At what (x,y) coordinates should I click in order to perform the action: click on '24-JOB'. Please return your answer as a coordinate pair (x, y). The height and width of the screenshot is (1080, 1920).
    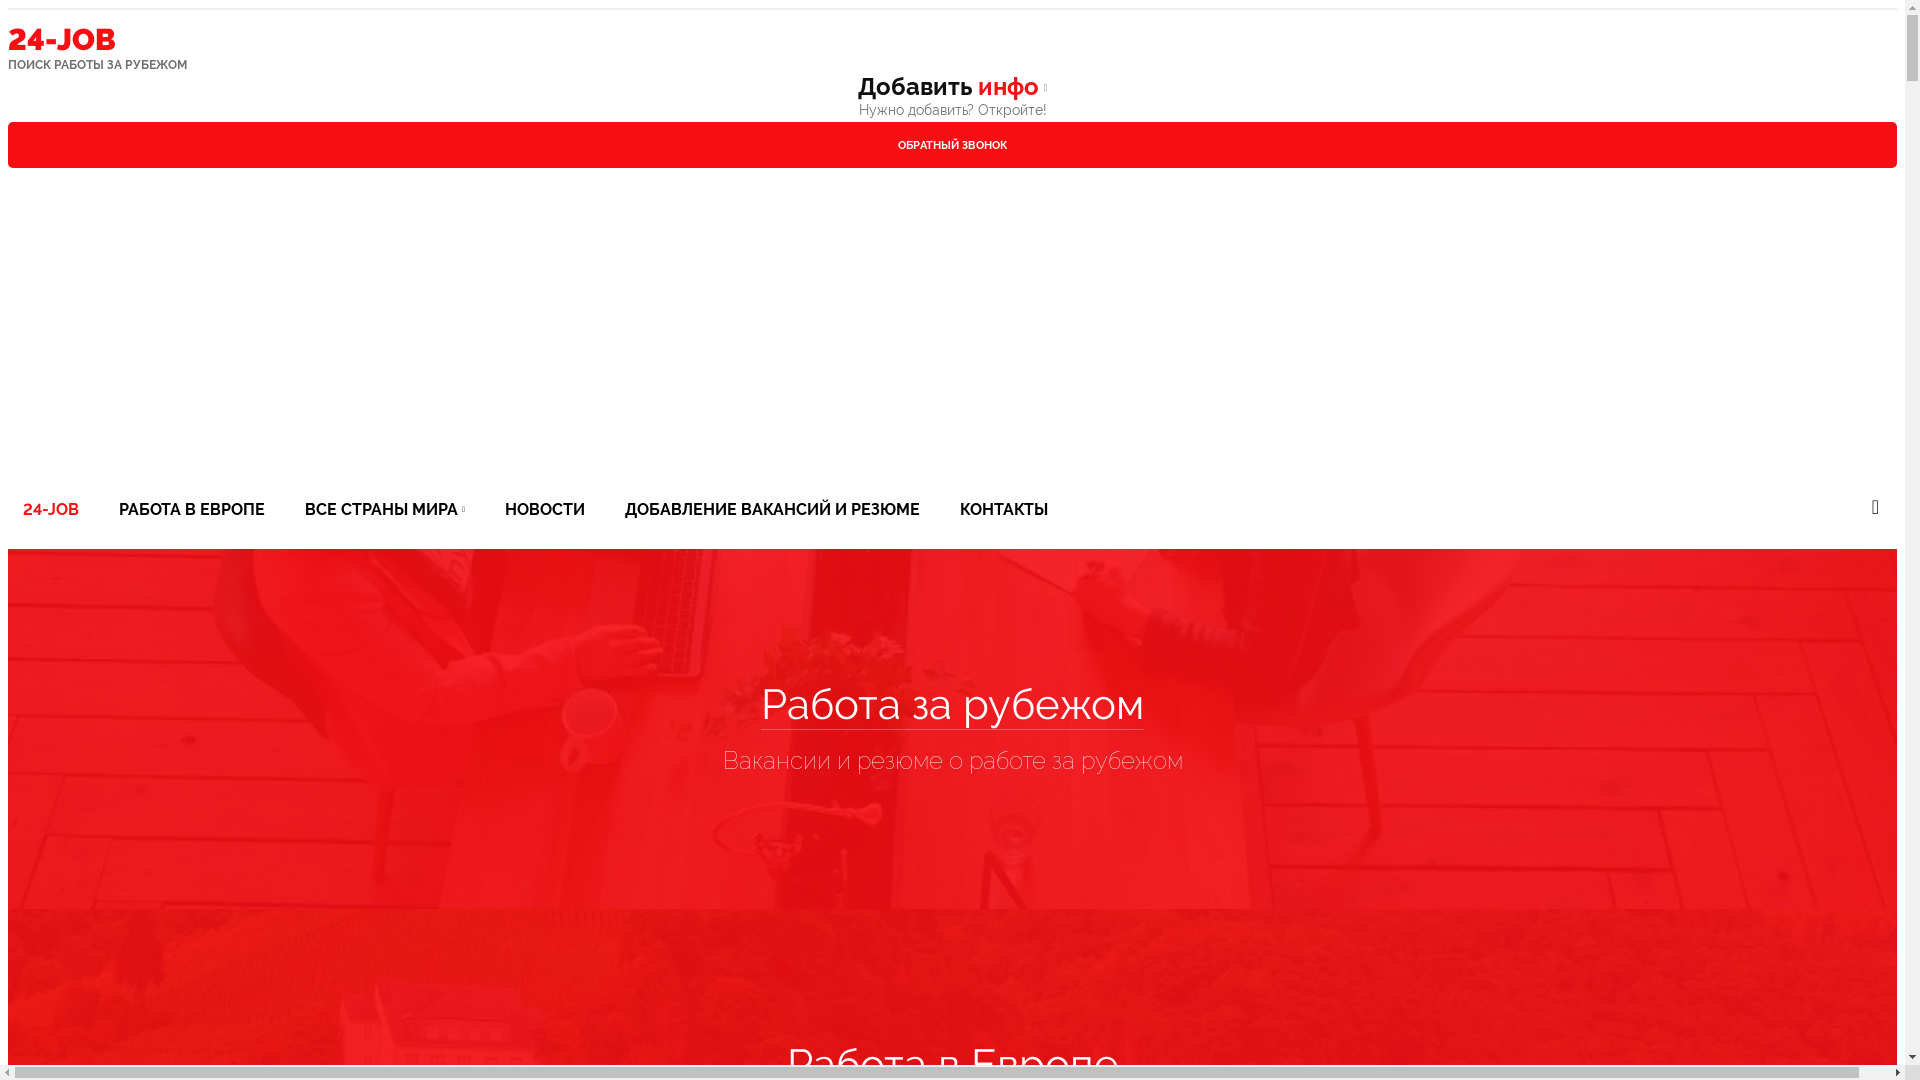
    Looking at the image, I should click on (23, 508).